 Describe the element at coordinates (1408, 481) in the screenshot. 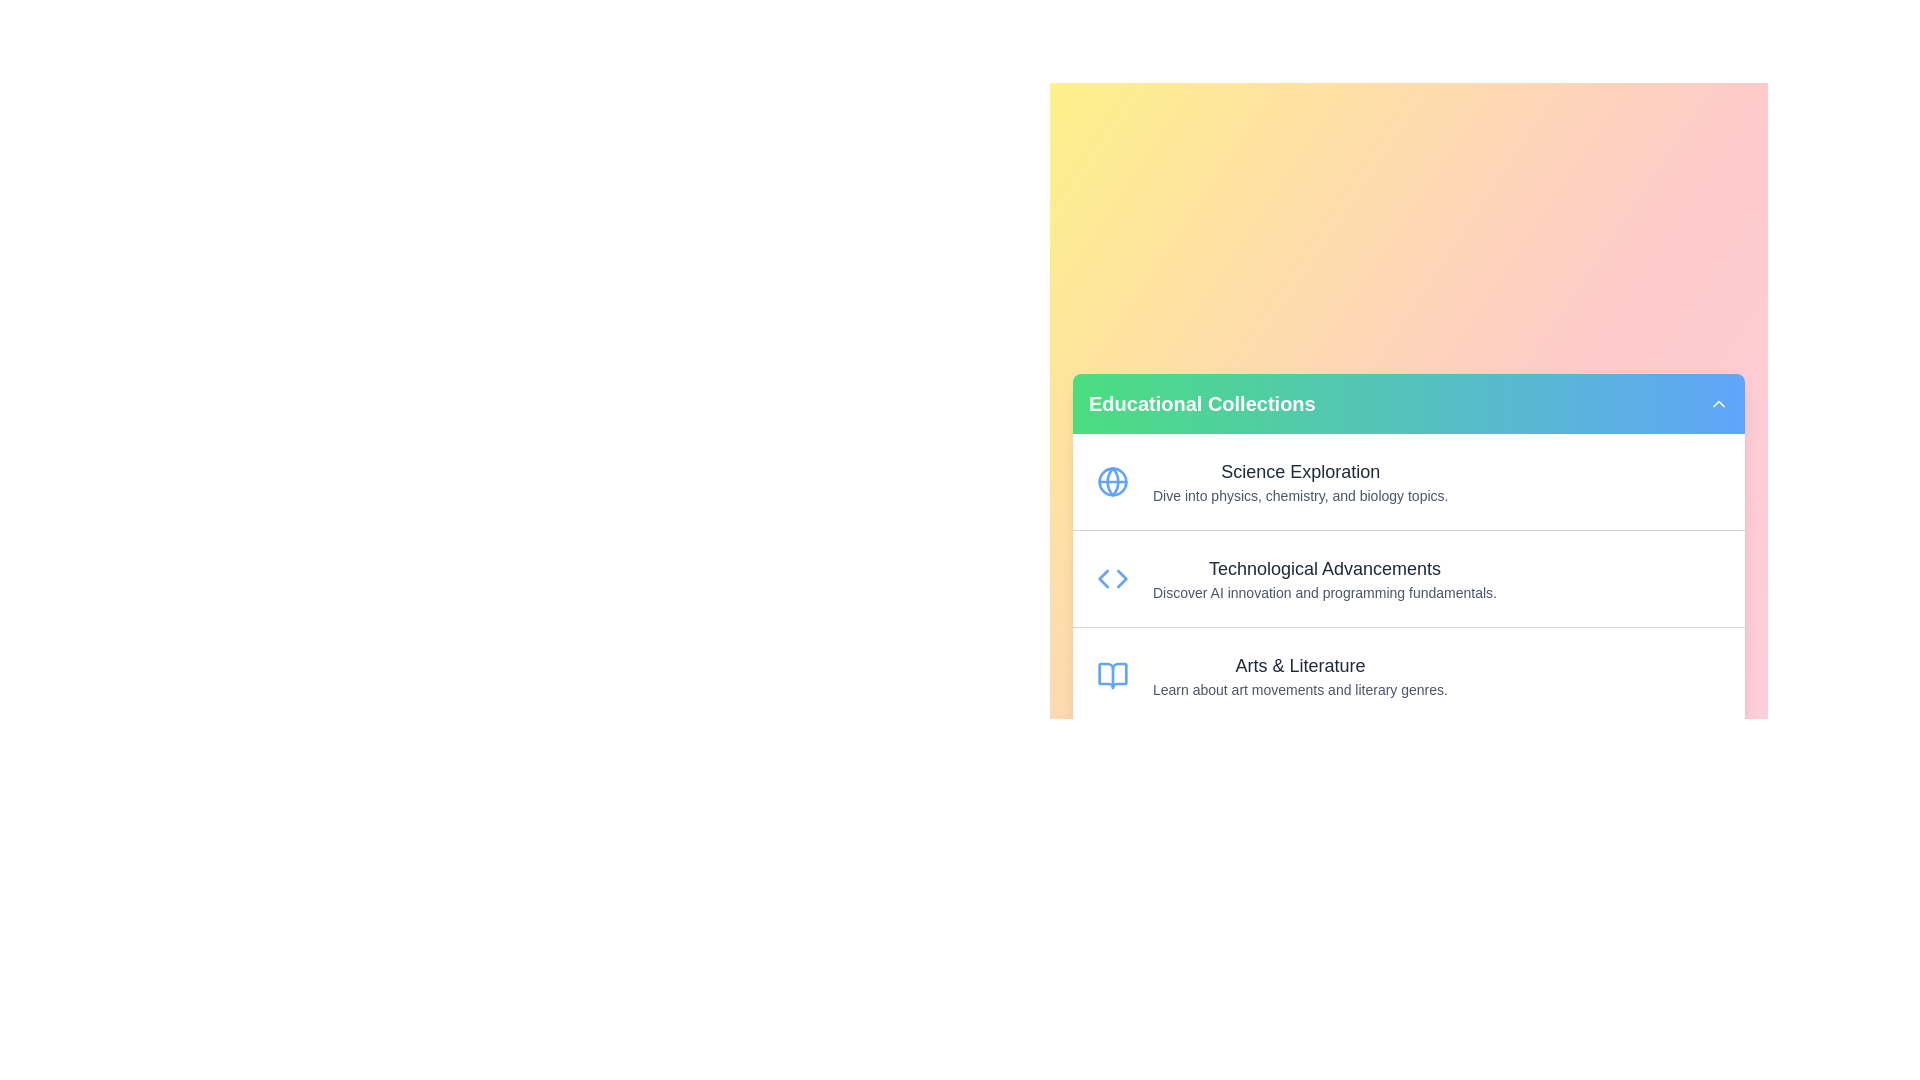

I see `the item labeled 'Science Exploration' in the list to observe visual feedback` at that location.